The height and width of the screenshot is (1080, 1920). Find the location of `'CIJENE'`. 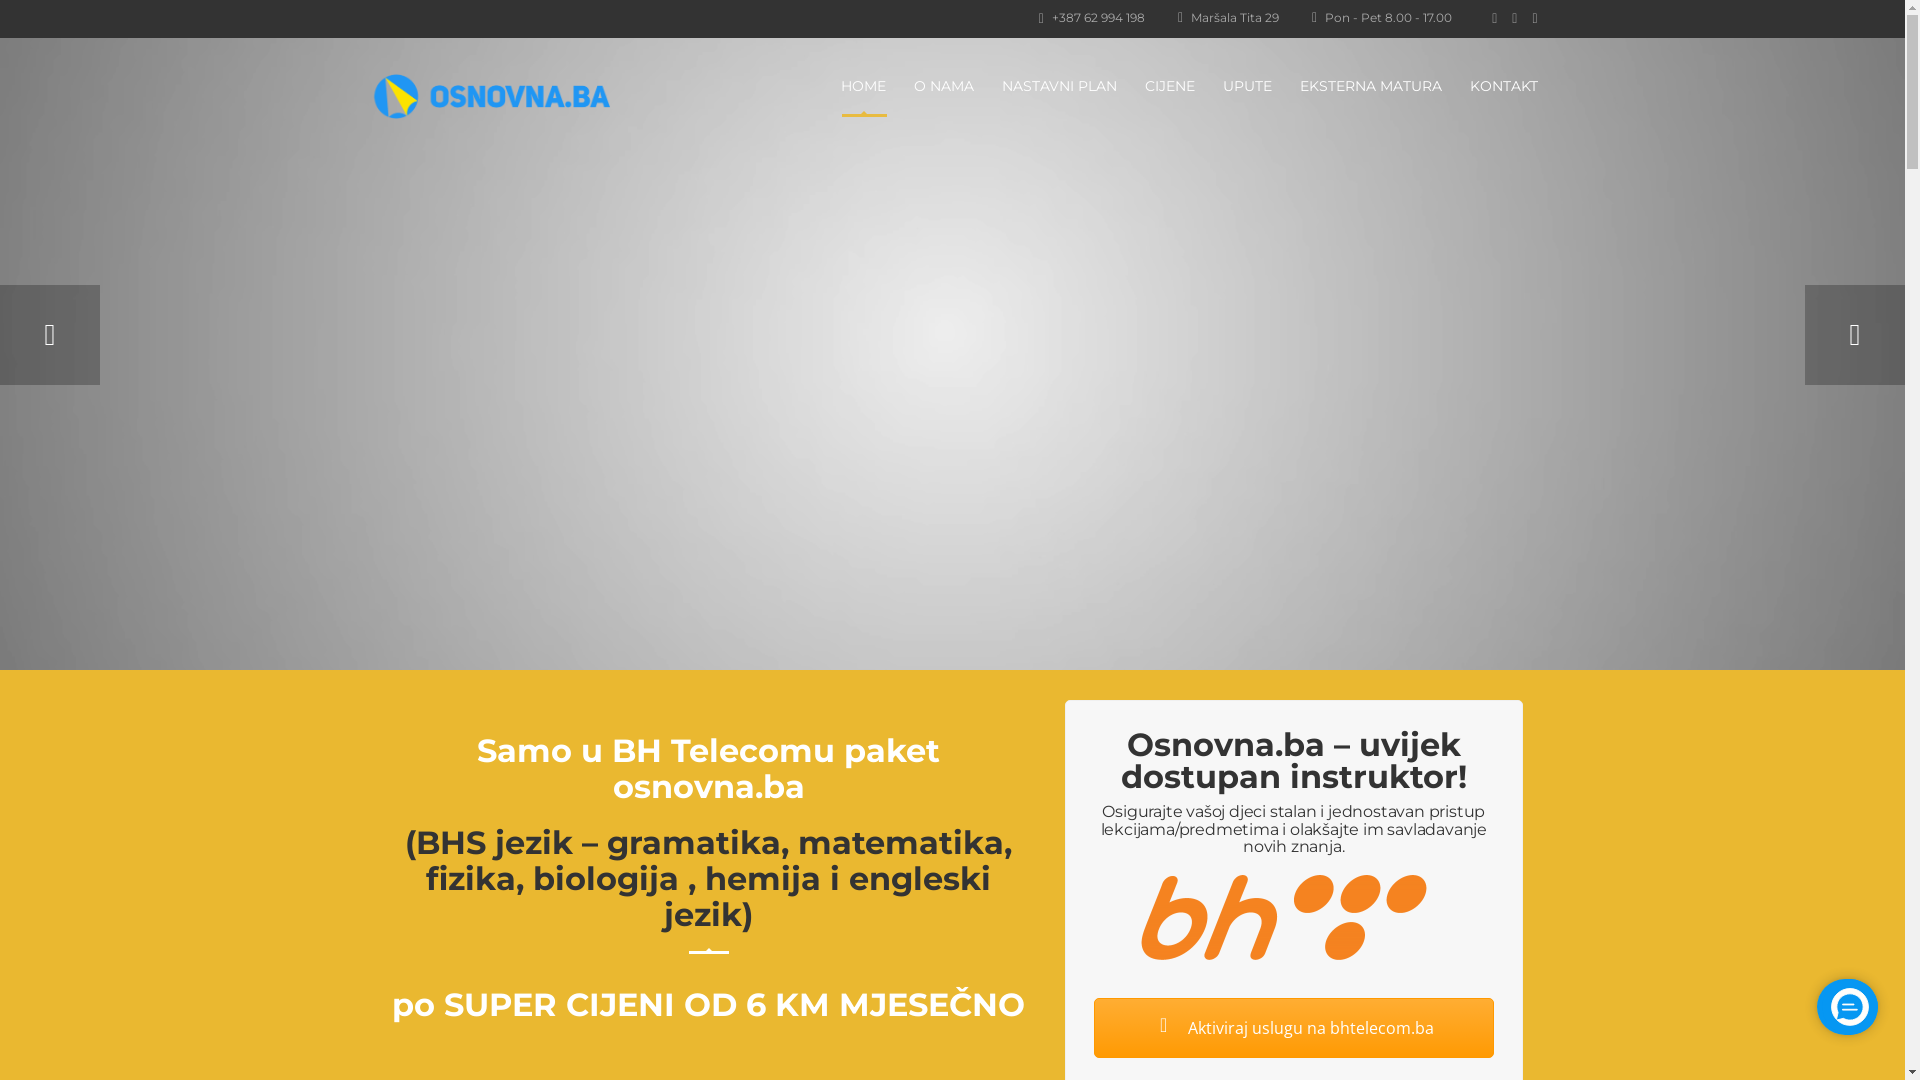

'CIJENE' is located at coordinates (1169, 84).